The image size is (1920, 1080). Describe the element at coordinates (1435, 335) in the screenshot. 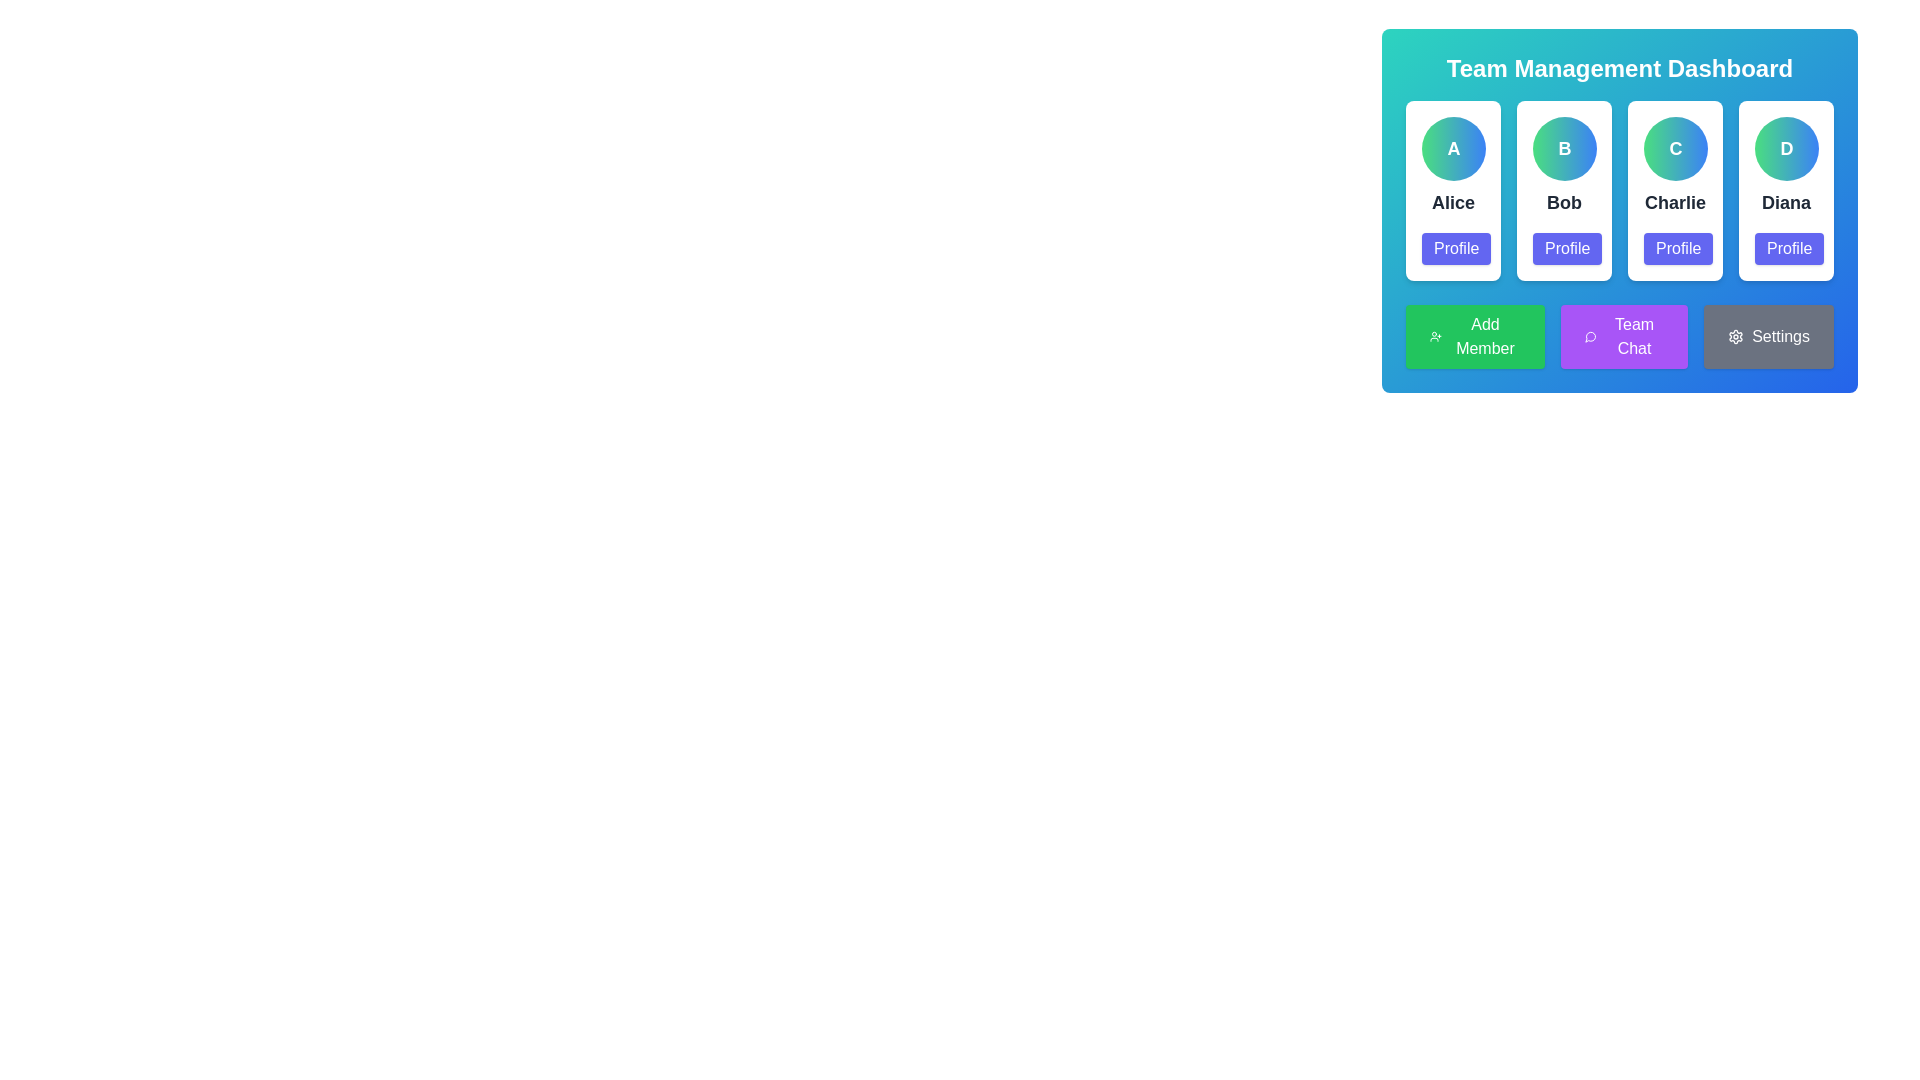

I see `the user-plus icon with a green background located inside the 'Add Member' button, which is at the bottom left corner of the main card in the interface` at that location.